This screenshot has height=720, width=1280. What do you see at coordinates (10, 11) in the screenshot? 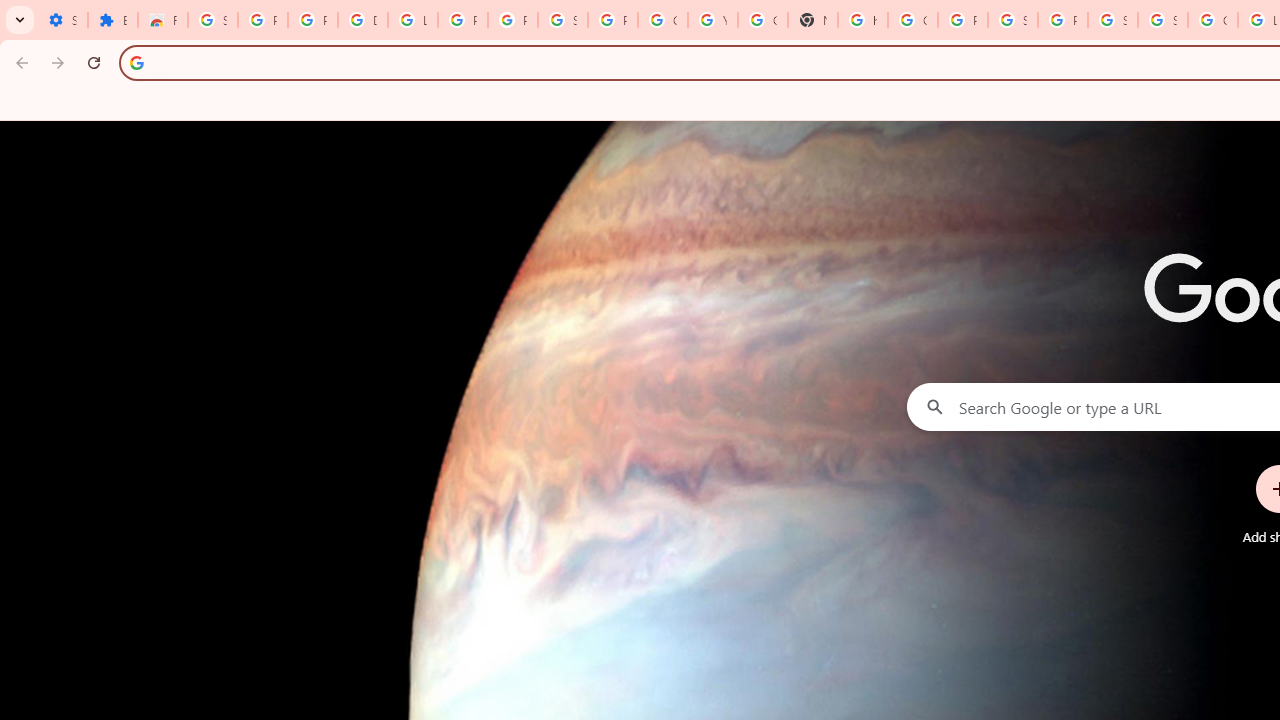
I see `'System'` at bounding box center [10, 11].